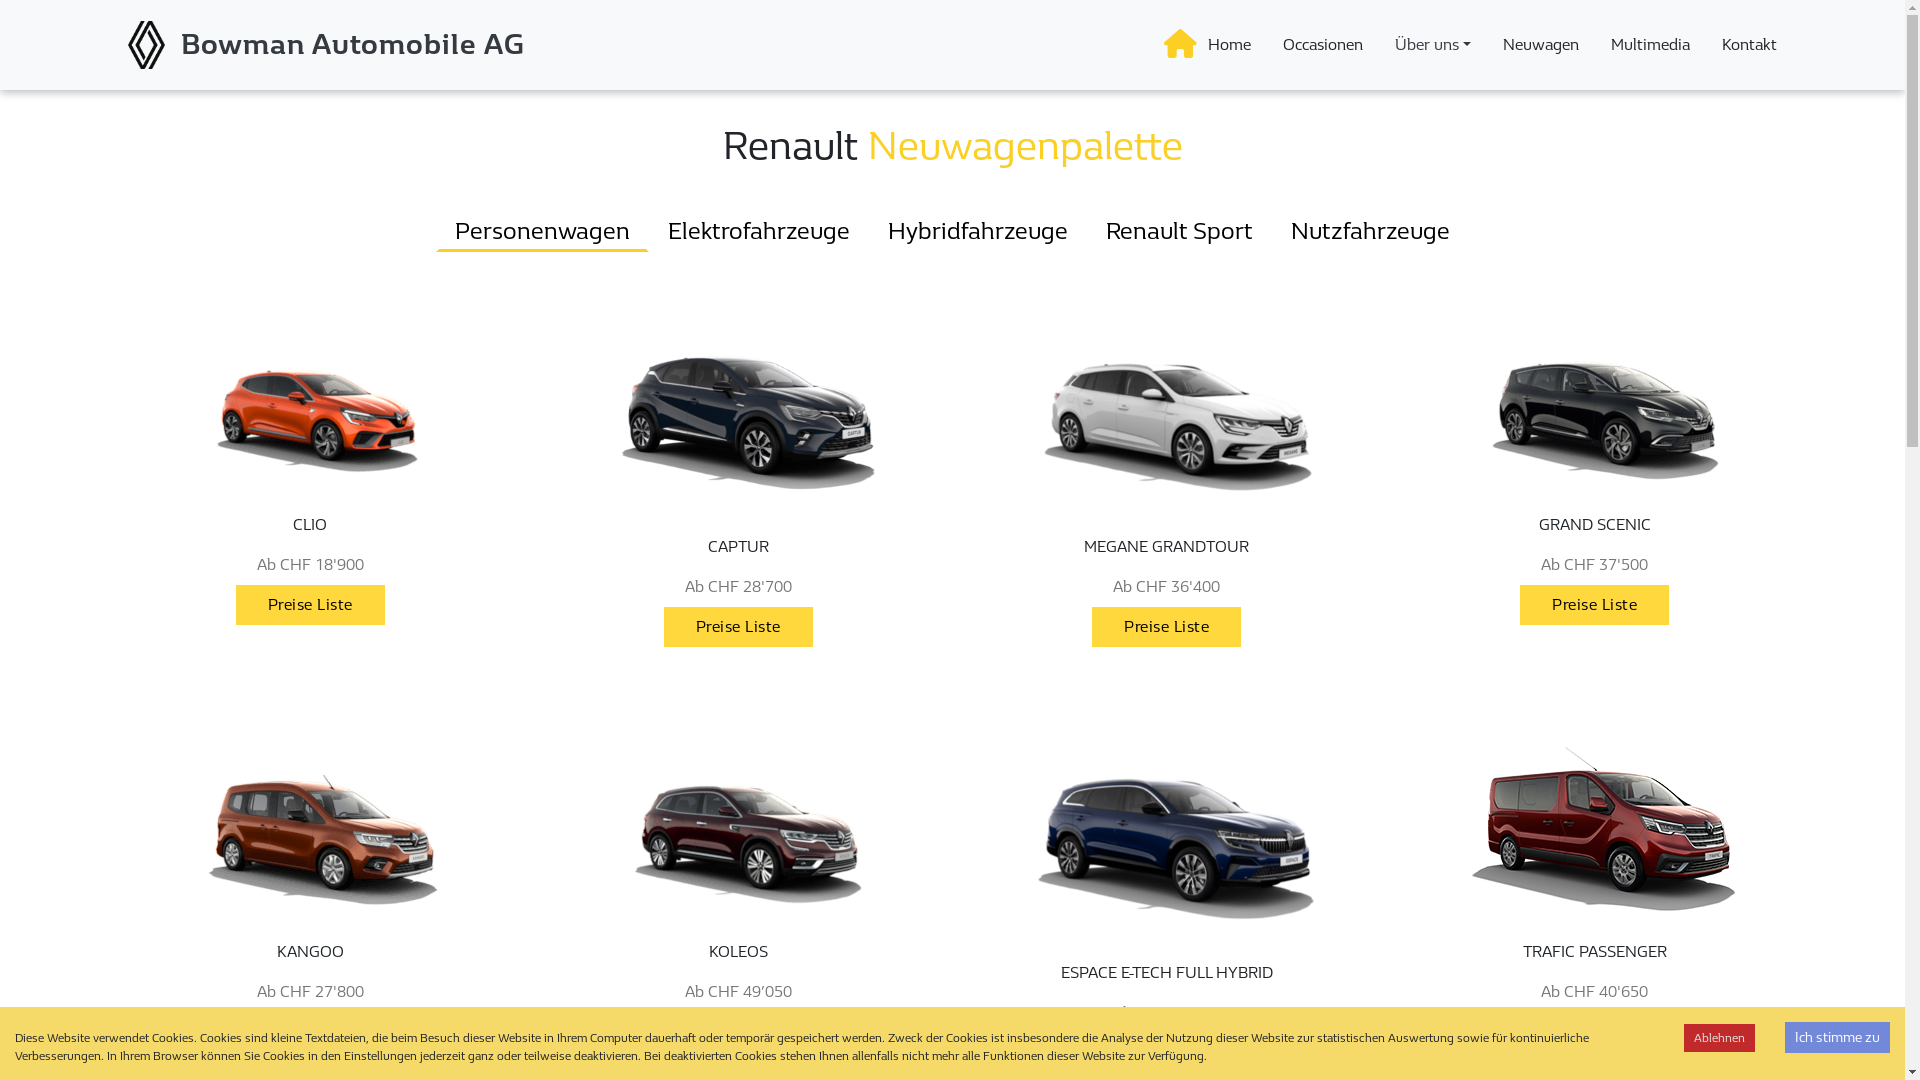 The image size is (1920, 1080). I want to click on 'Preise Liste', so click(1593, 1031).